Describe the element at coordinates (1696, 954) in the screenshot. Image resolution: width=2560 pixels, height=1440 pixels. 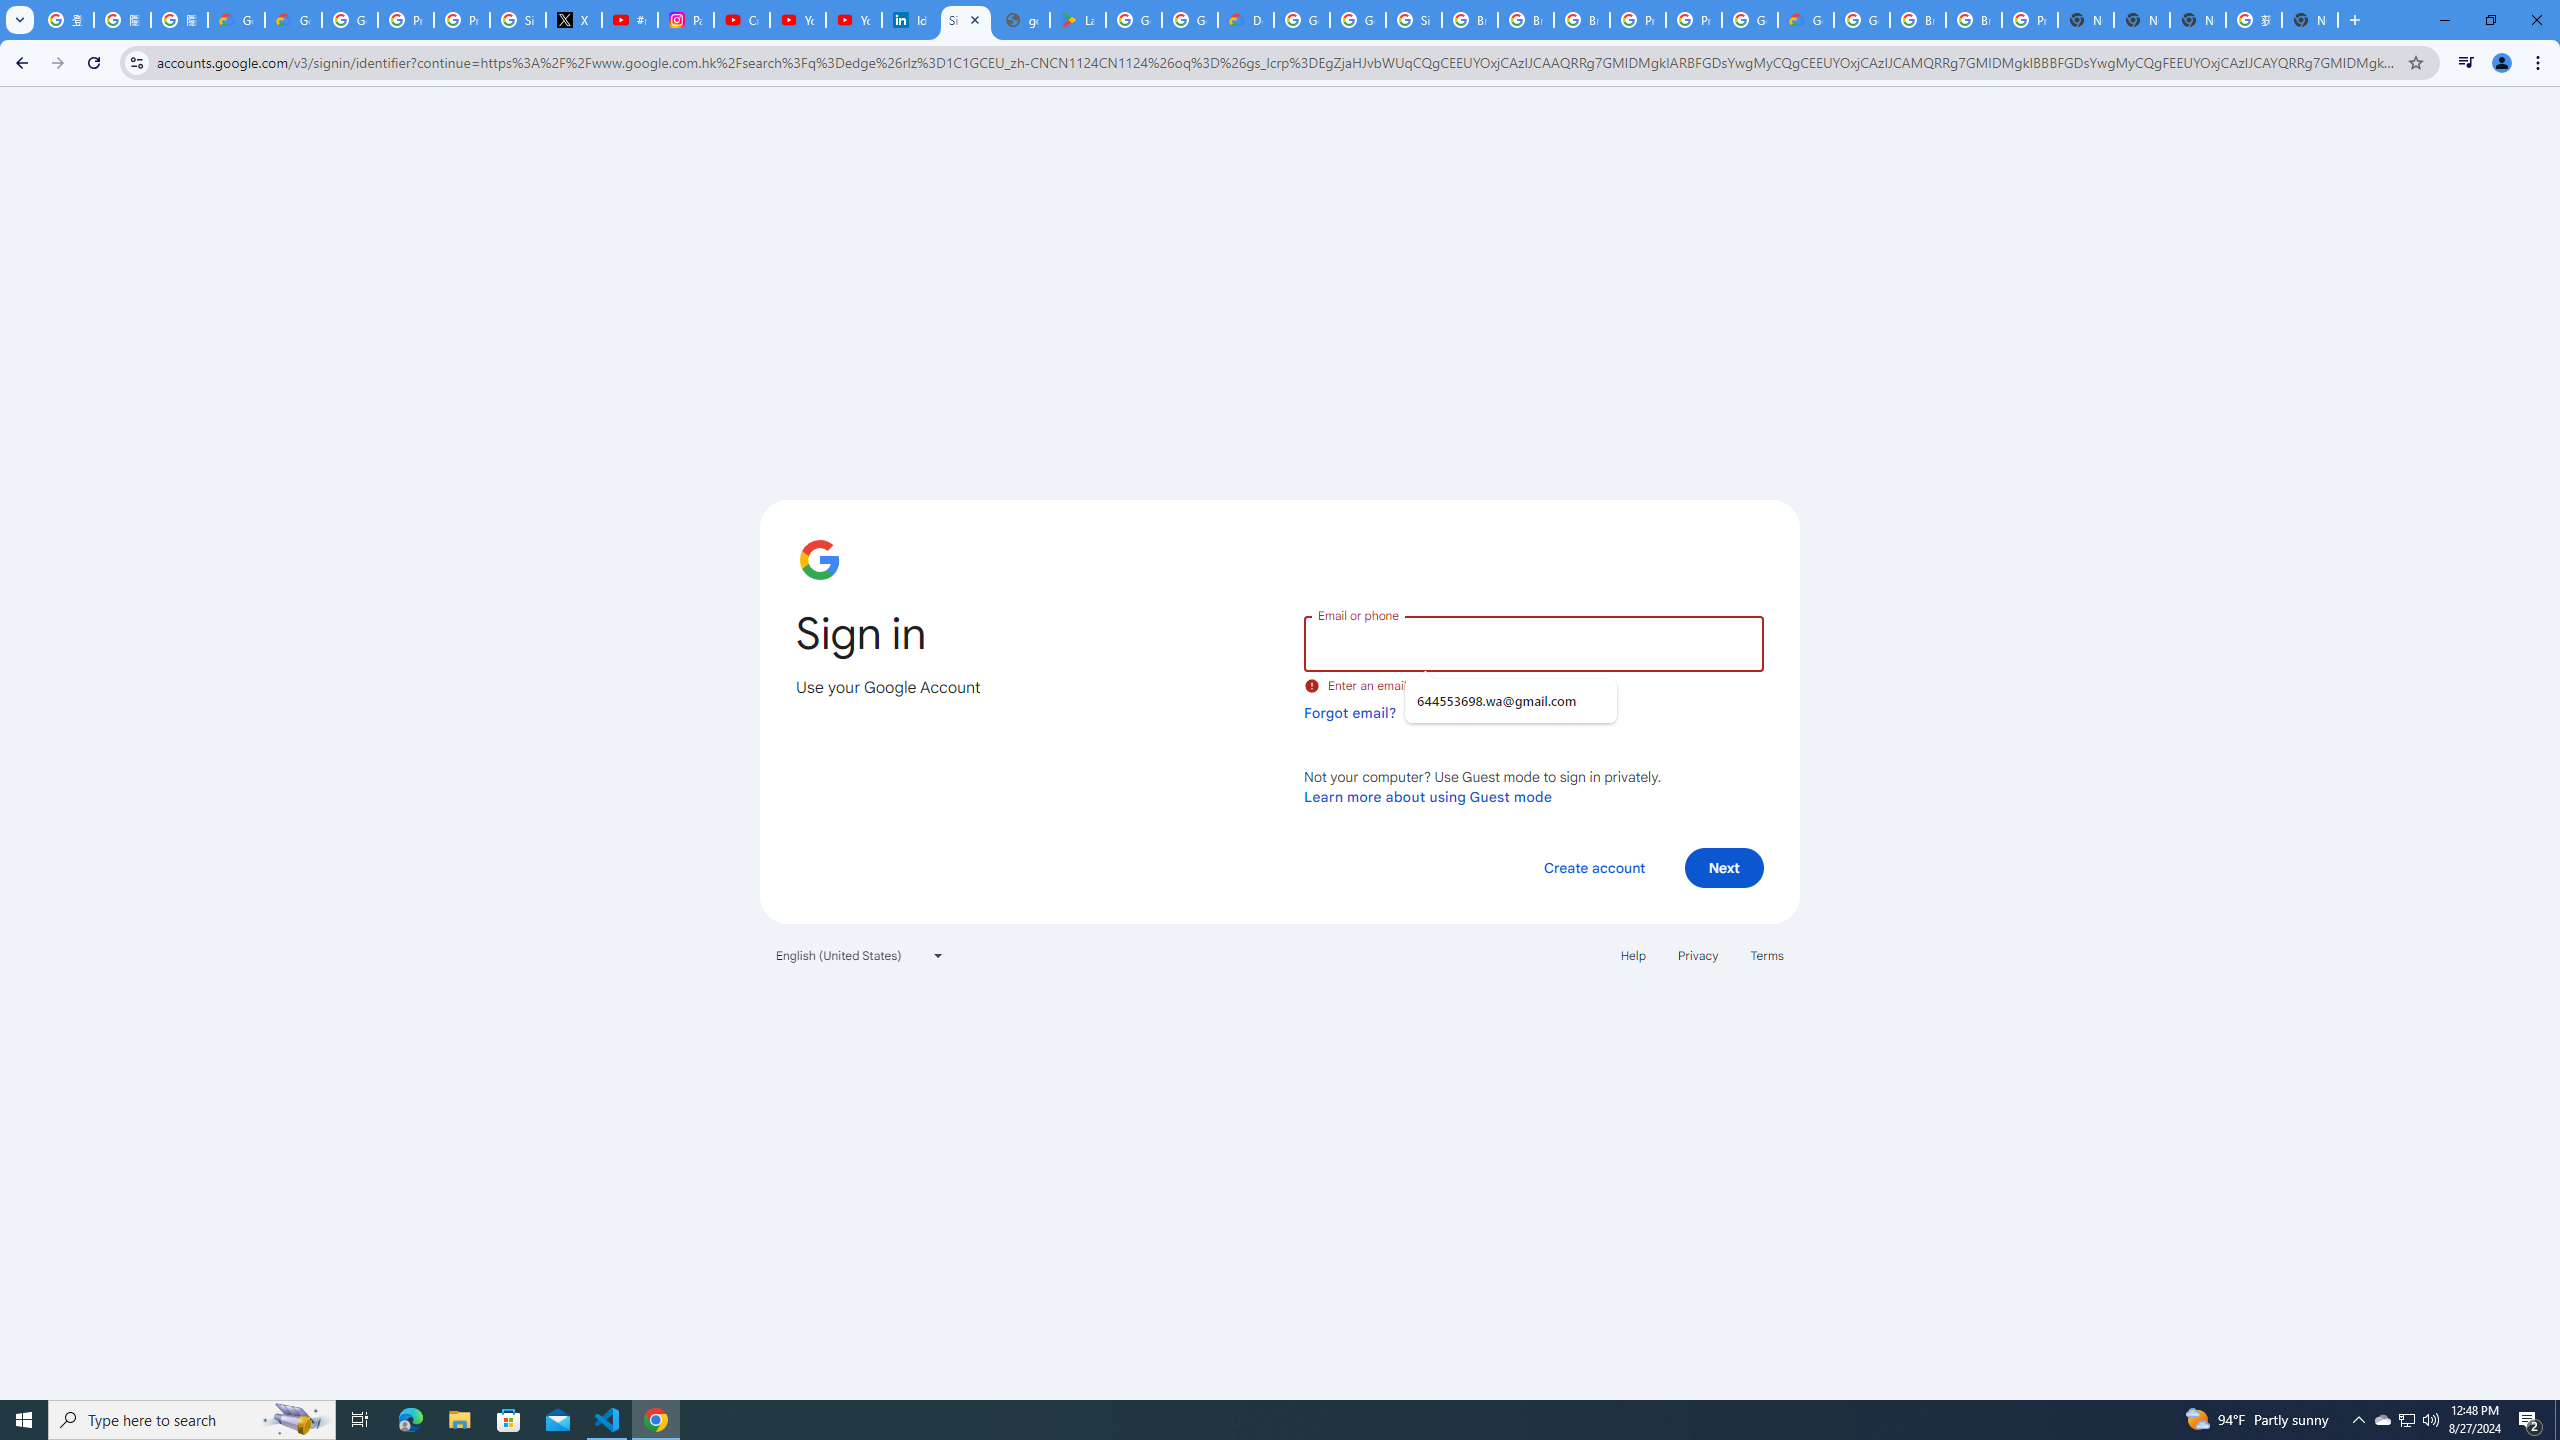
I see `'Privacy'` at that location.